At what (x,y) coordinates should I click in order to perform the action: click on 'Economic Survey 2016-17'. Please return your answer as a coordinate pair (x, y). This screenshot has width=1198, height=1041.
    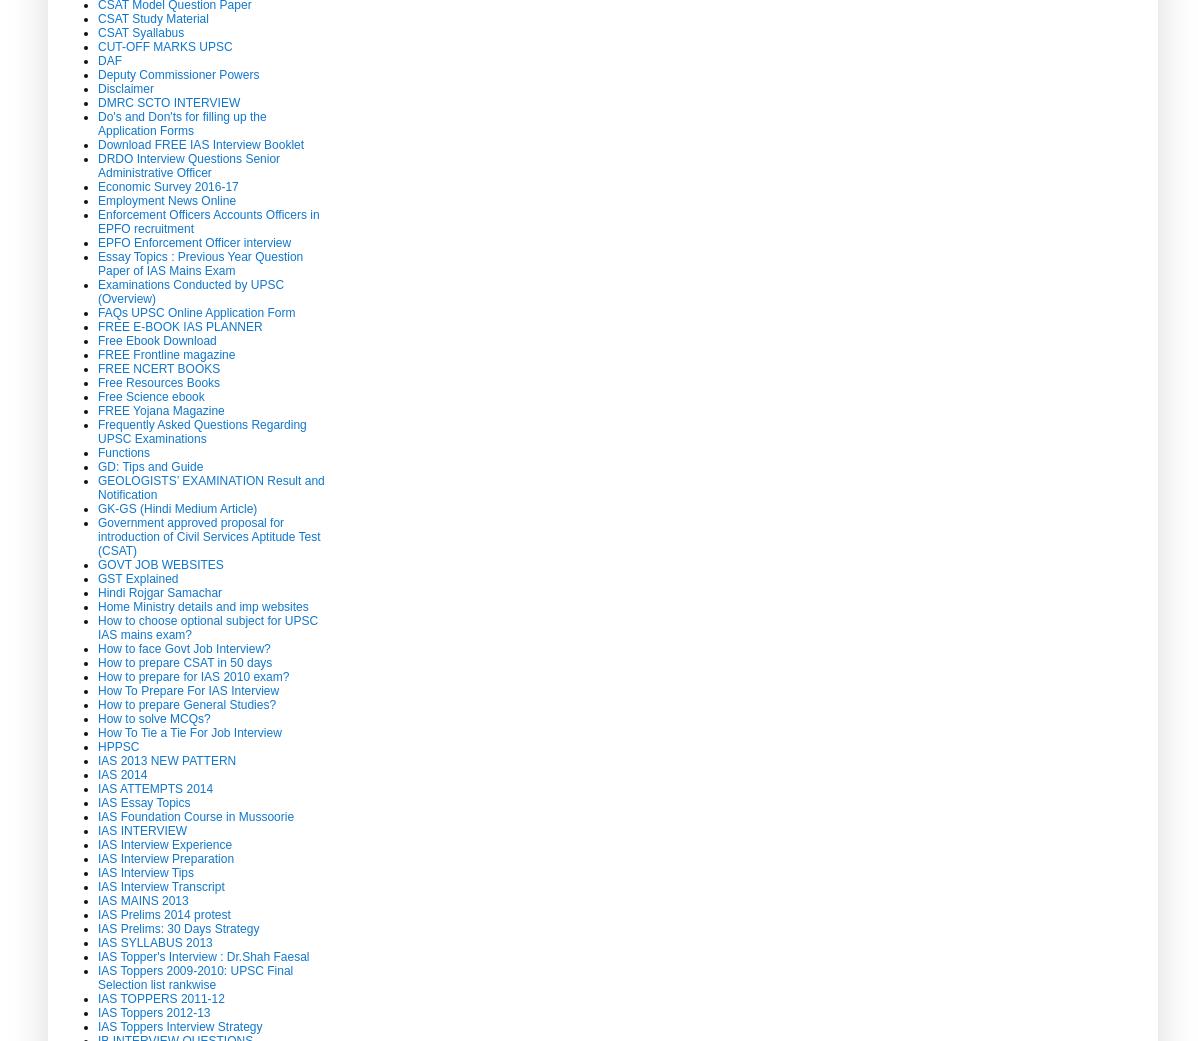
    Looking at the image, I should click on (166, 186).